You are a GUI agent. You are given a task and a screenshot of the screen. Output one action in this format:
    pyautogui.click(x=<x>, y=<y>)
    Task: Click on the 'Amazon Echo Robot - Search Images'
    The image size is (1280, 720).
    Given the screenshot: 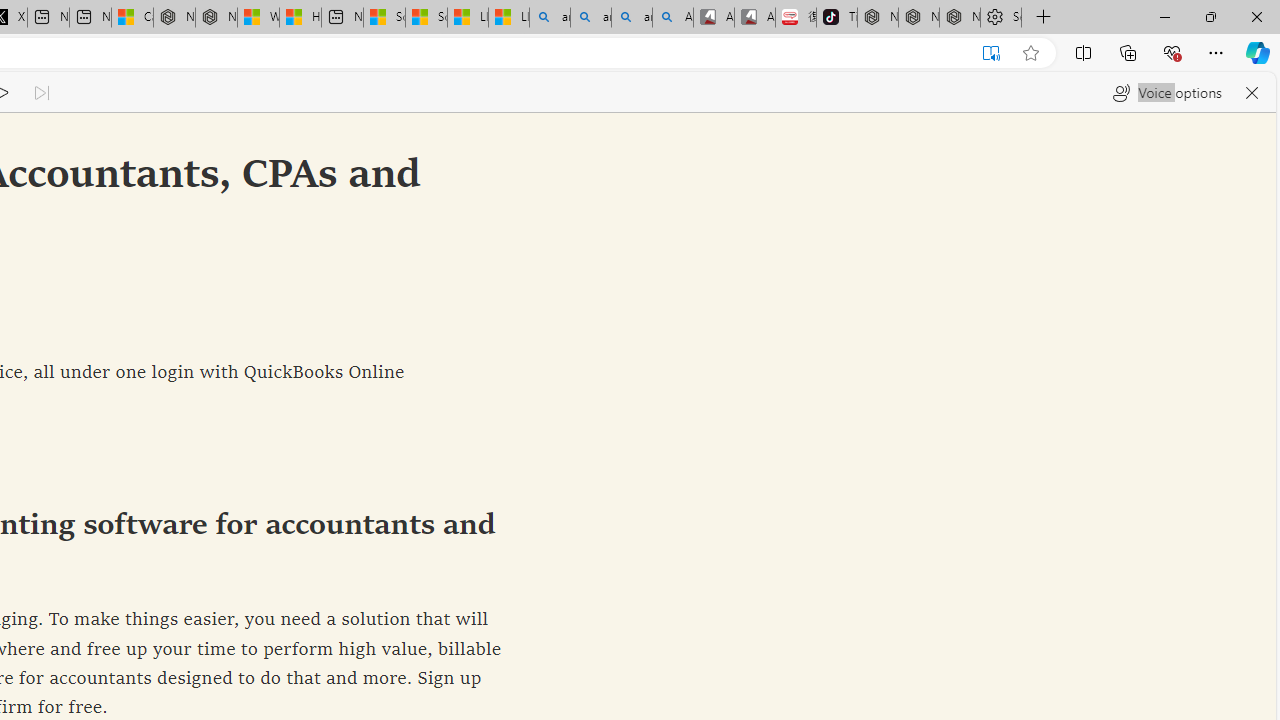 What is the action you would take?
    pyautogui.click(x=672, y=17)
    